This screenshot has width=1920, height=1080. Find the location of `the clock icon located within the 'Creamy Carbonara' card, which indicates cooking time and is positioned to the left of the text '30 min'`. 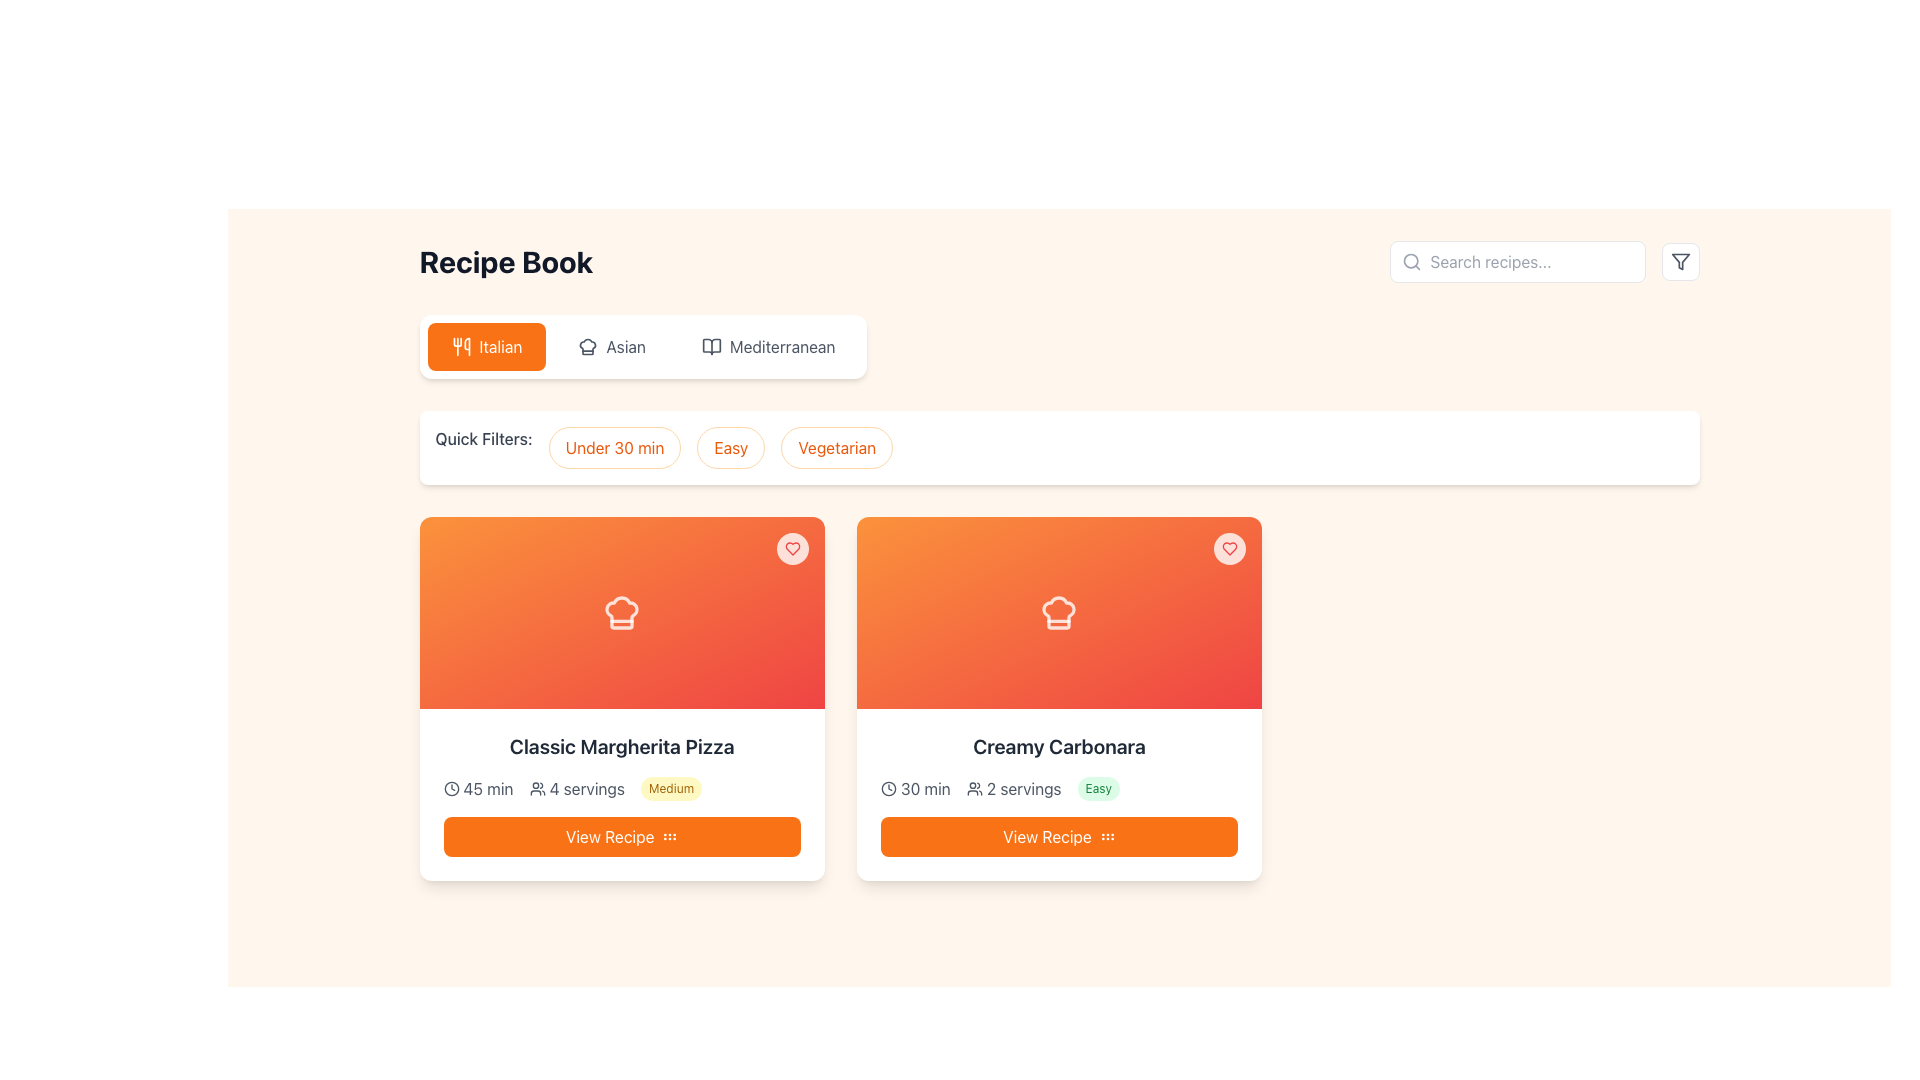

the clock icon located within the 'Creamy Carbonara' card, which indicates cooking time and is positioned to the left of the text '30 min' is located at coordinates (887, 788).